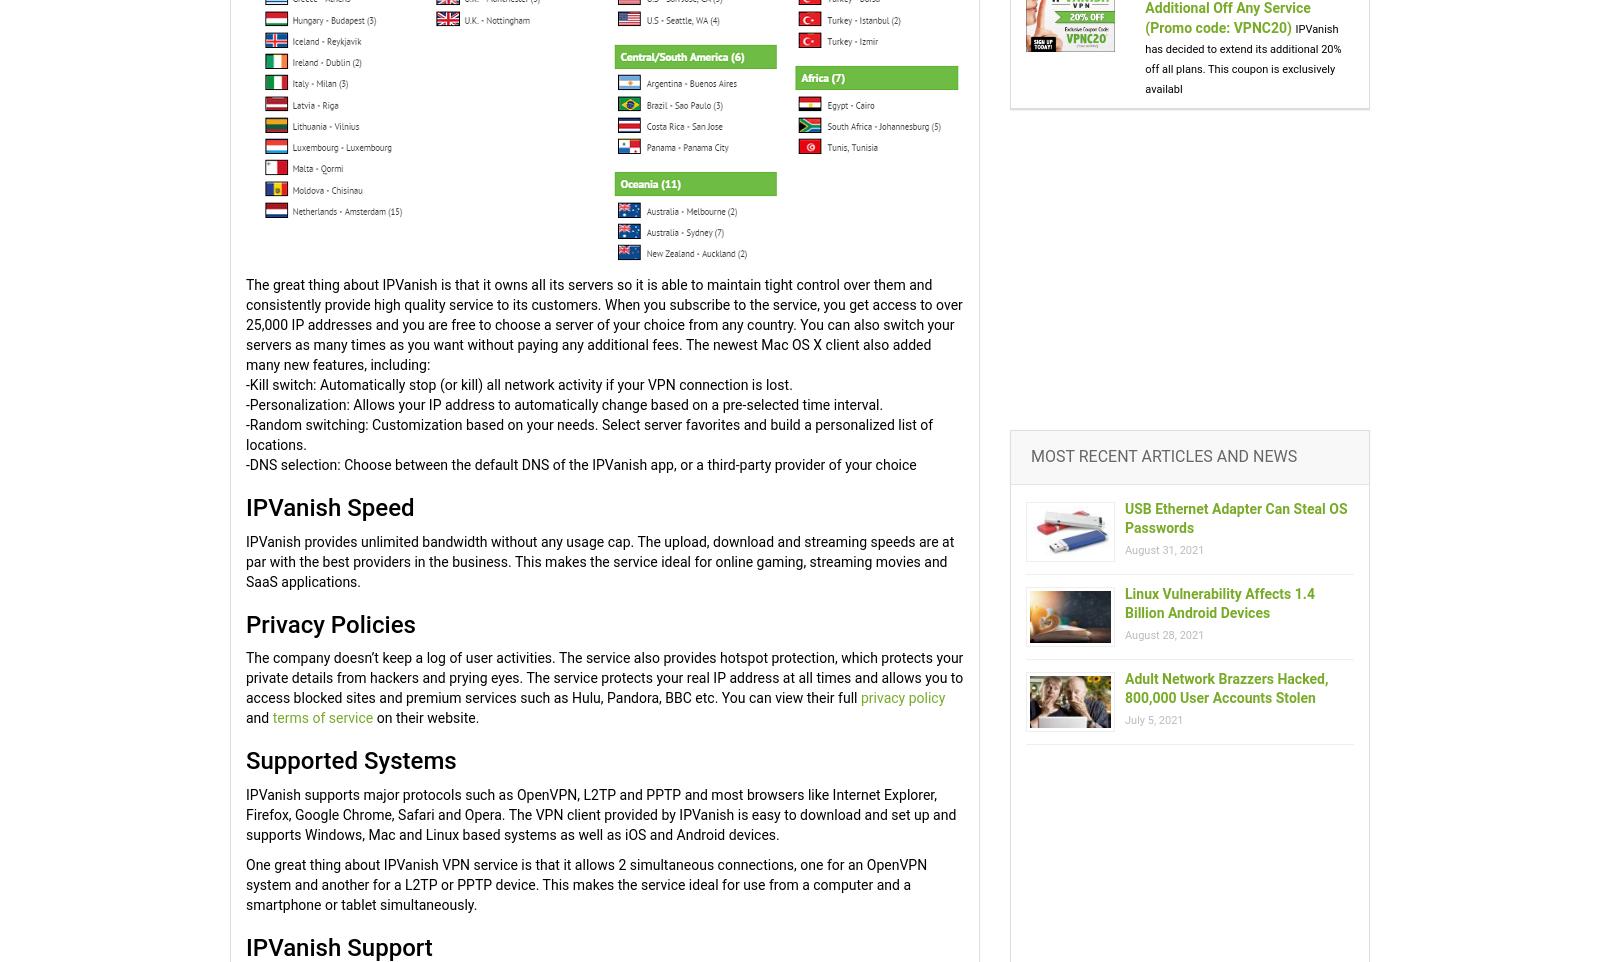  Describe the element at coordinates (1124, 718) in the screenshot. I see `'July 5, 2021'` at that location.